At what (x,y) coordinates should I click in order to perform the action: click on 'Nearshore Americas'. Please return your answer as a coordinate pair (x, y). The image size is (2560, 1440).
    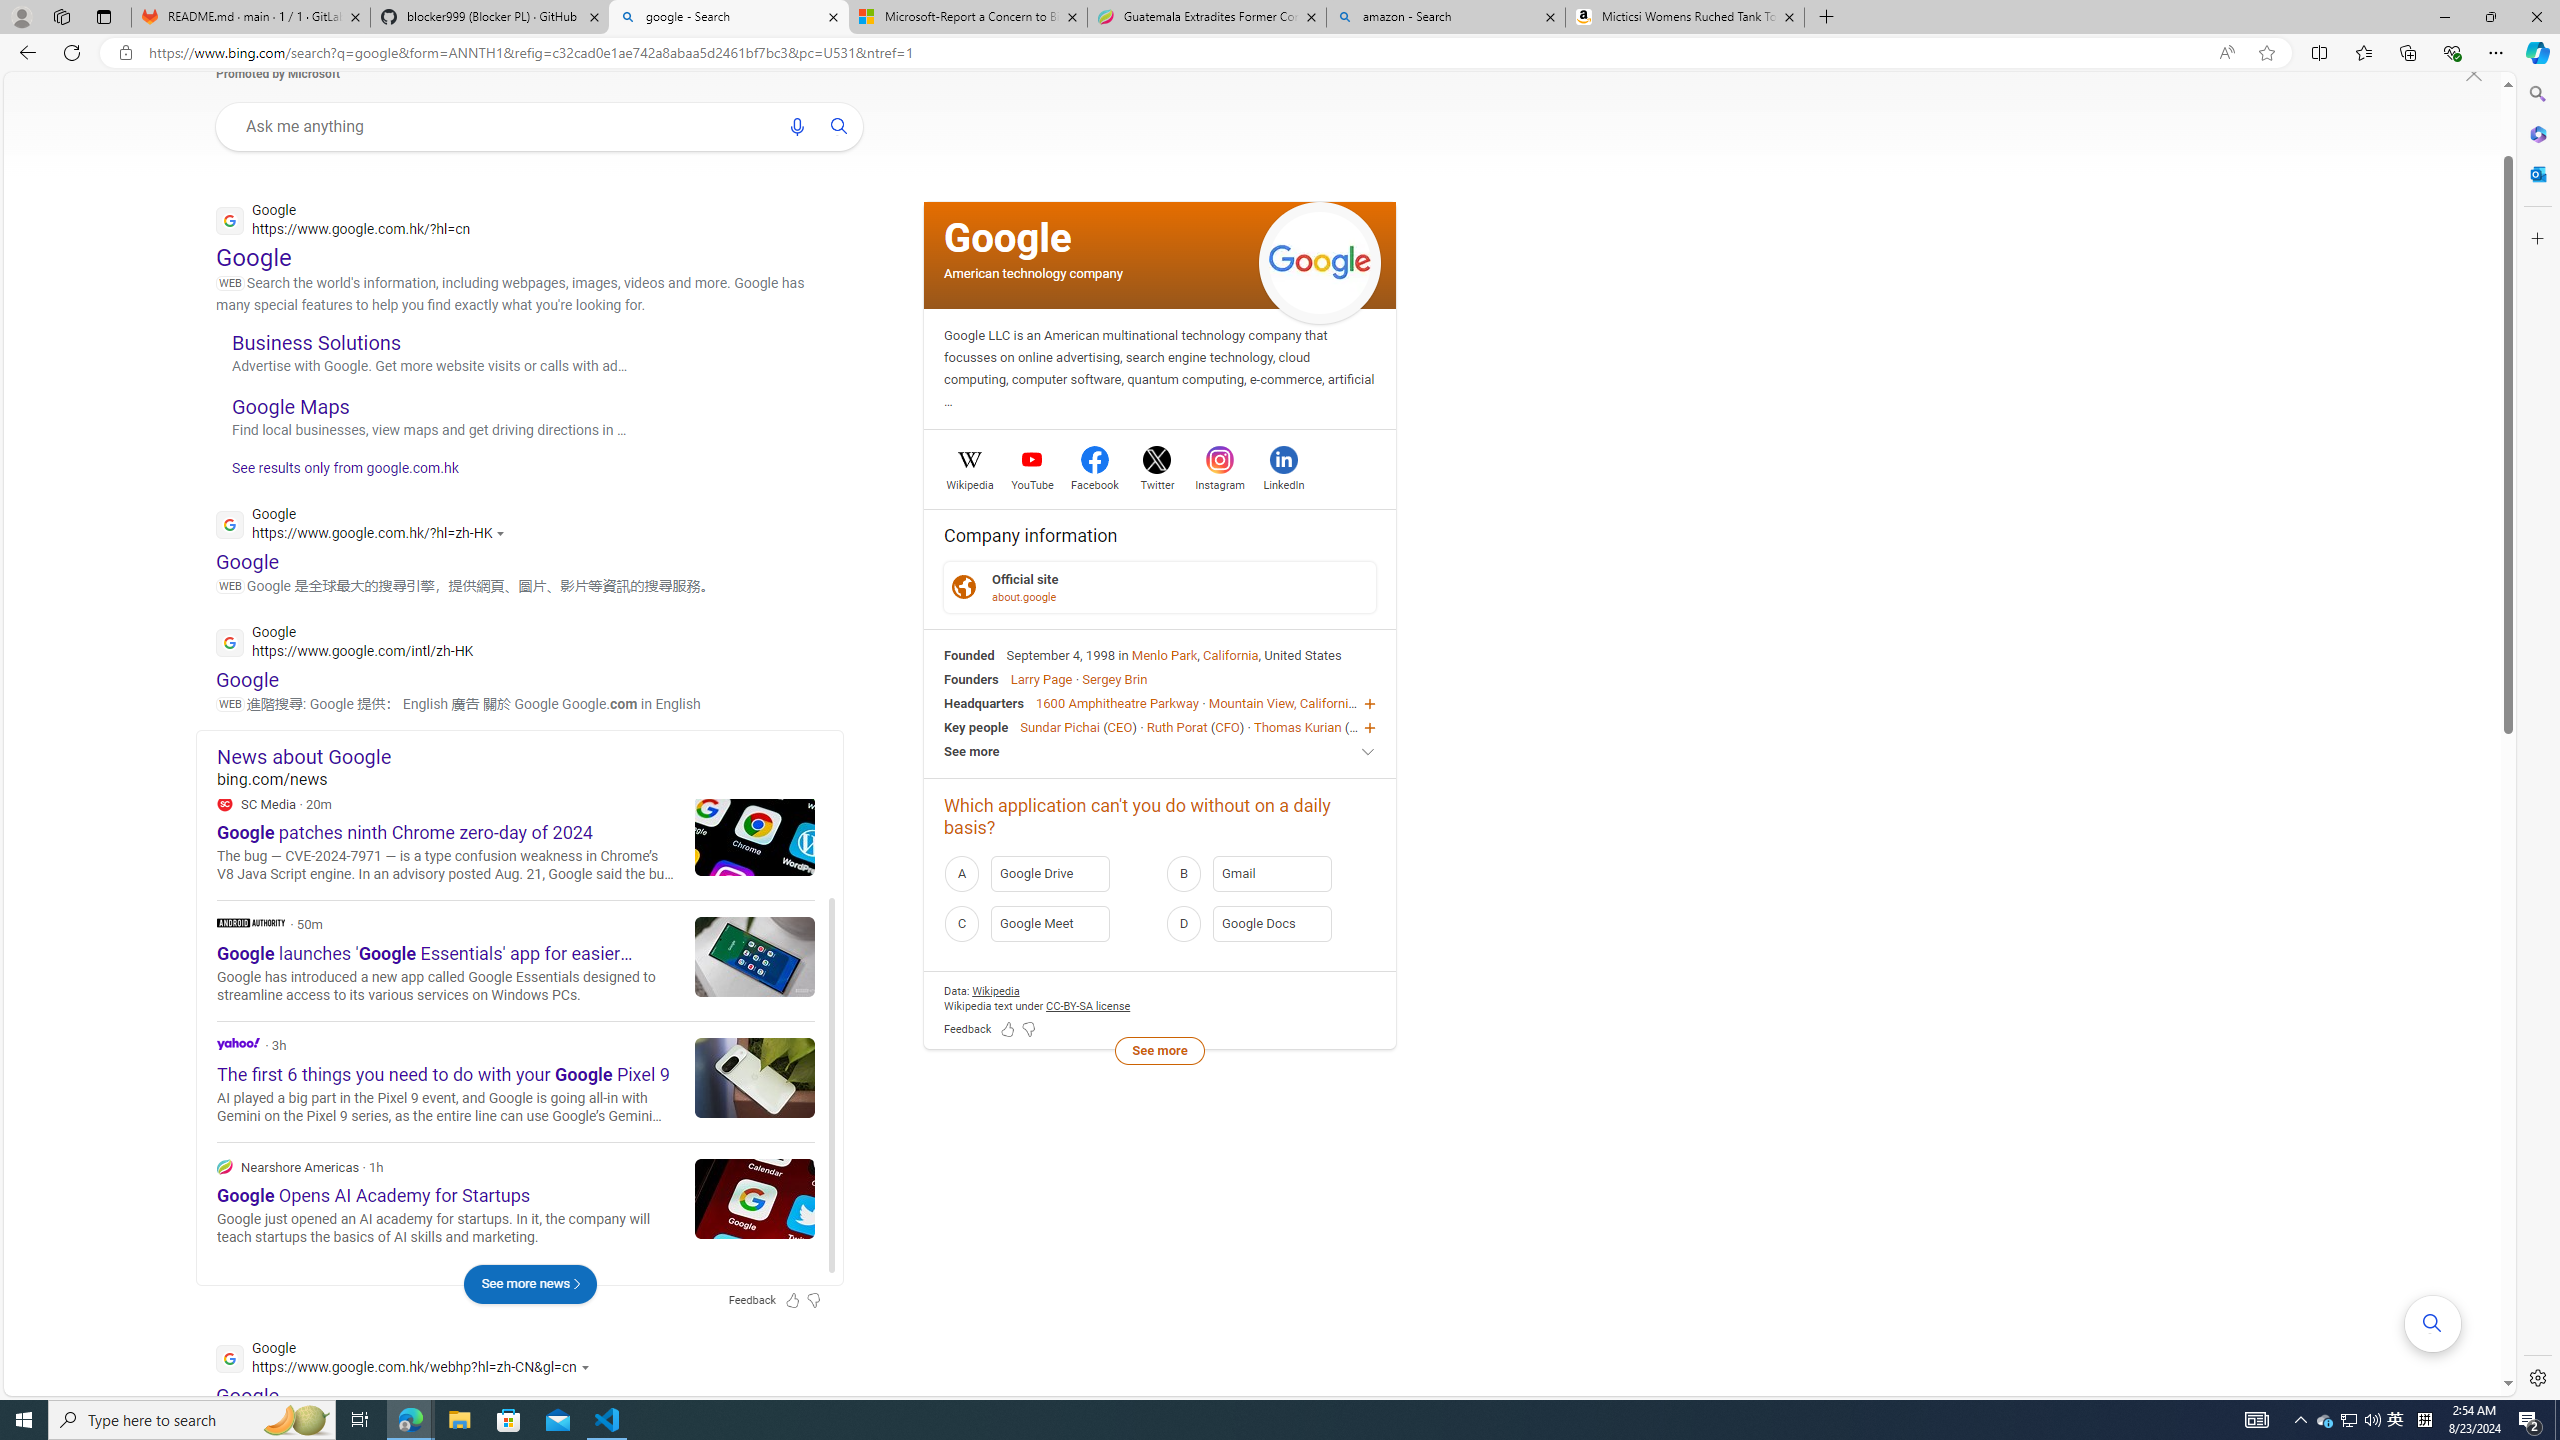
    Looking at the image, I should click on (224, 1165).